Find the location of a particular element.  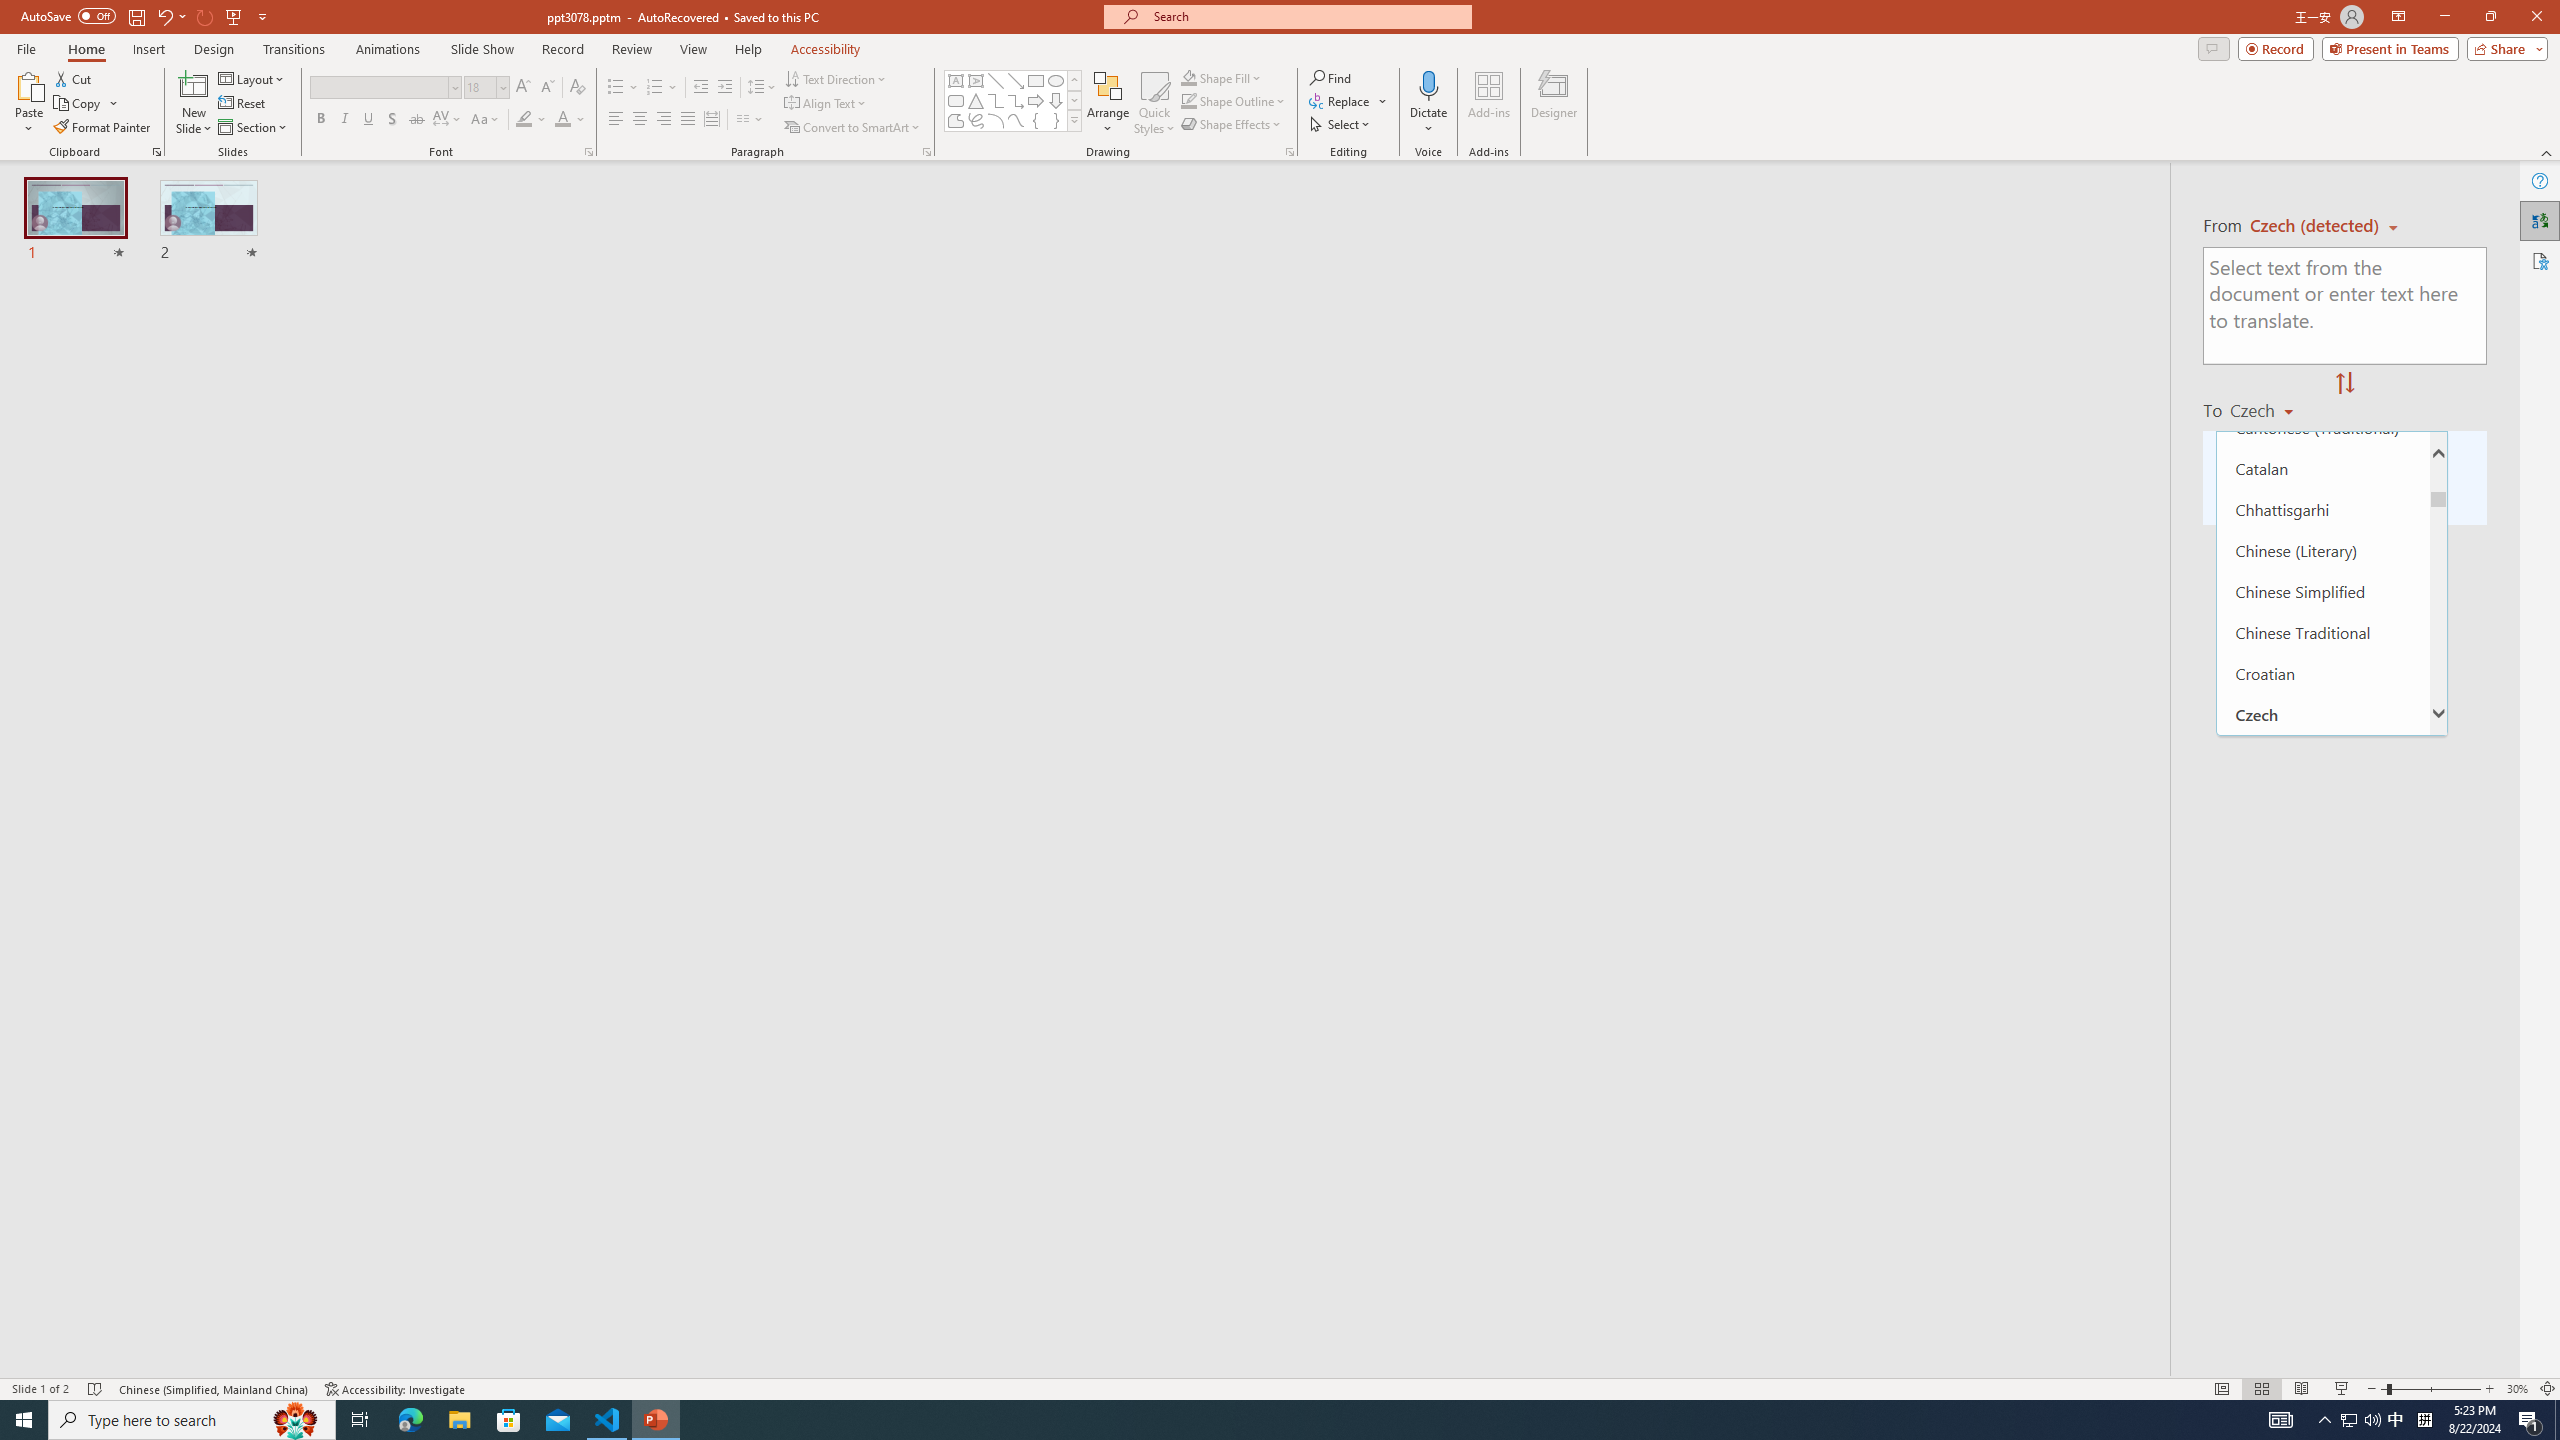

'Swap "from" and "to" languages.' is located at coordinates (2343, 383).